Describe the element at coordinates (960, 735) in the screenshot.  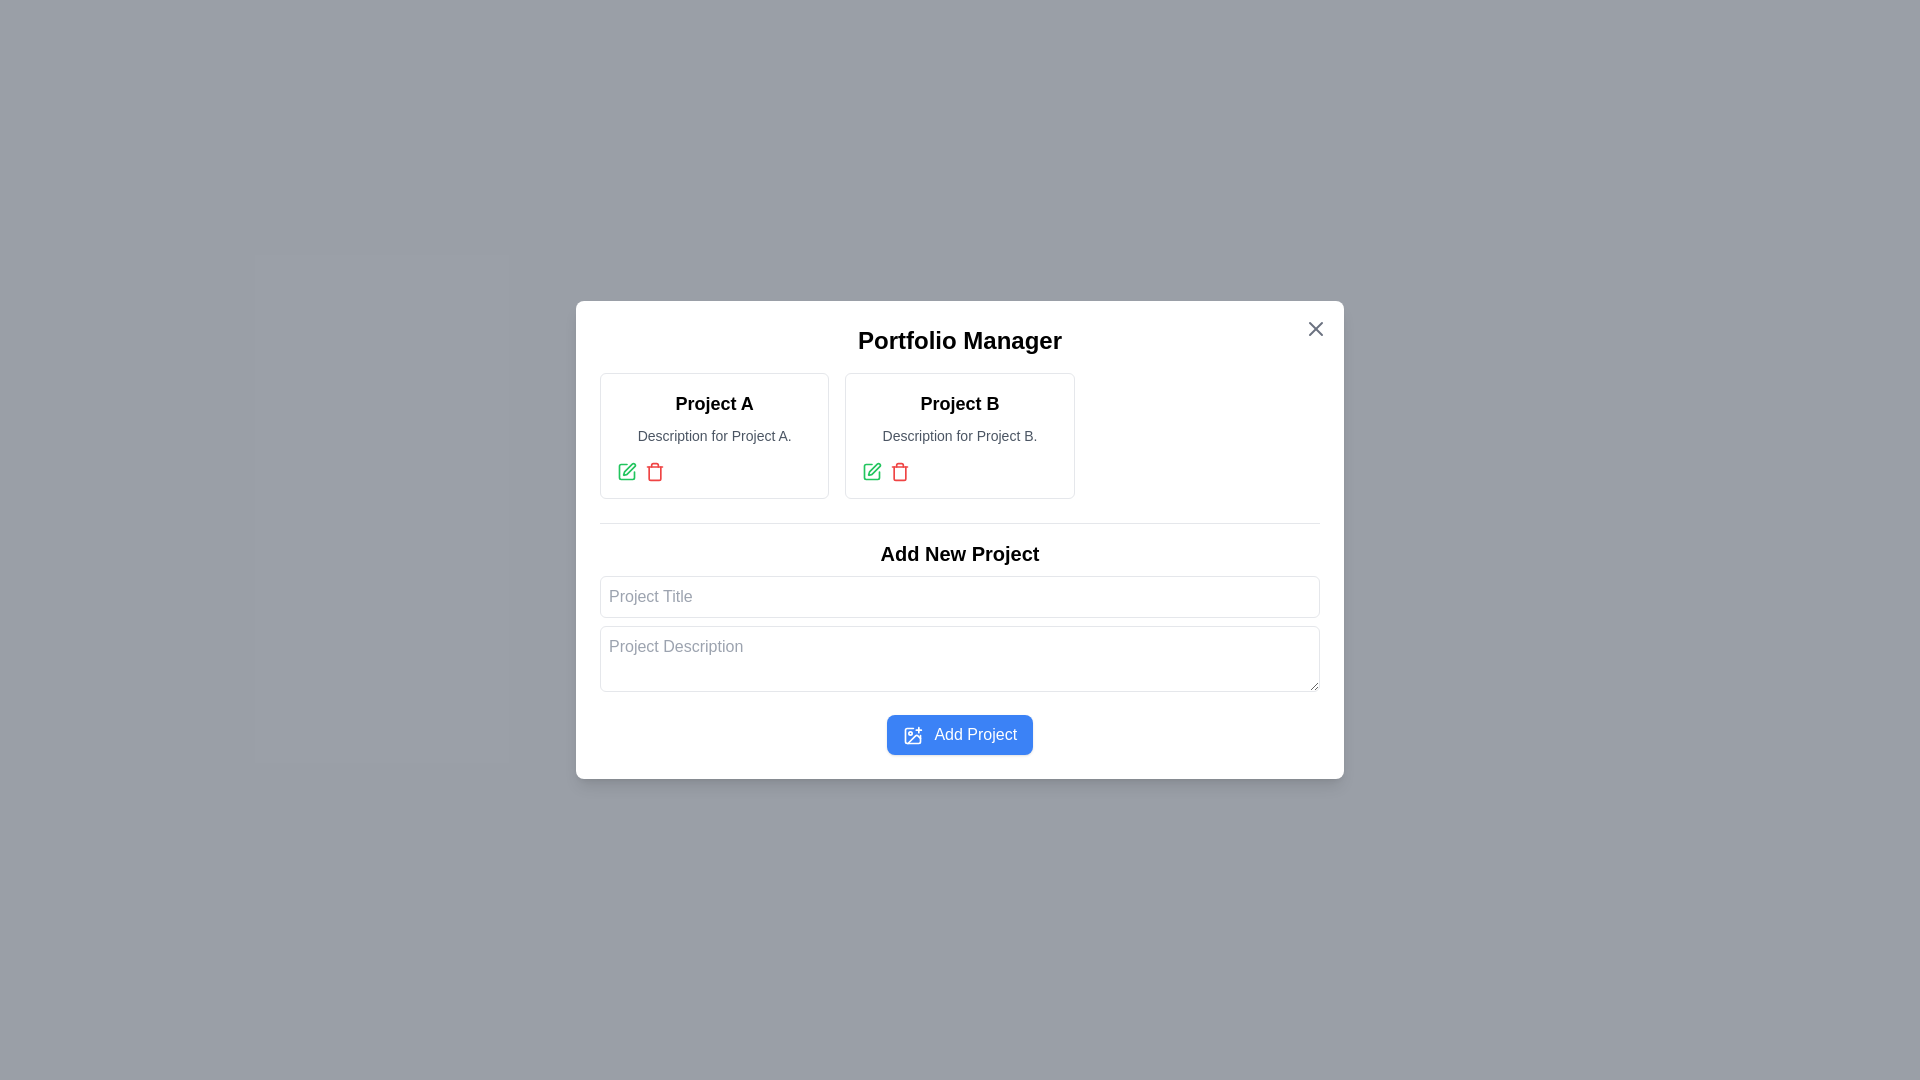
I see `the 'Add Project' blue button with rounded corners, which is located at the bottom of the 'Add New Project' section, to provide visual feedback` at that location.